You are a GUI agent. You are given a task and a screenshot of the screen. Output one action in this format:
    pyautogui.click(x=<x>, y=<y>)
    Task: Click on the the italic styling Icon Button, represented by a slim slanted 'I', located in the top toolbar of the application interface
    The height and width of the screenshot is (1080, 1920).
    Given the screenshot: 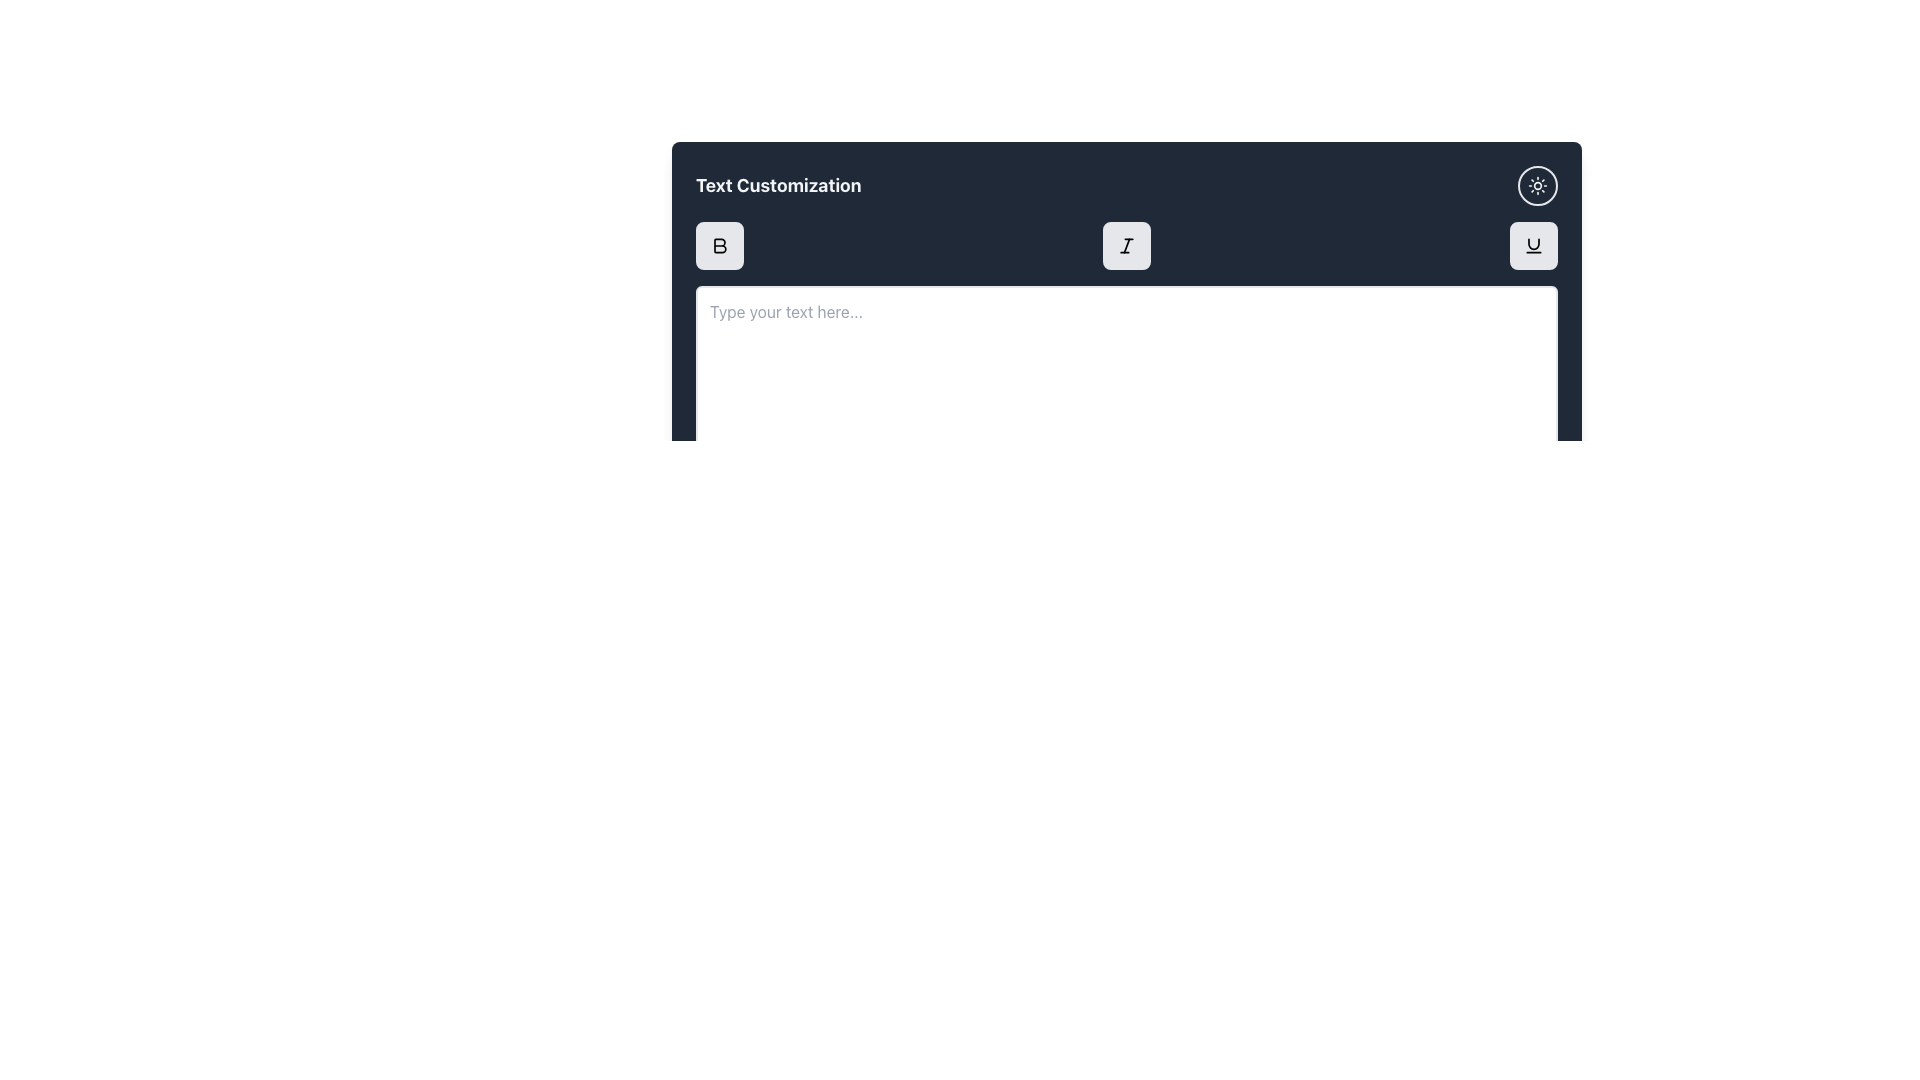 What is the action you would take?
    pyautogui.click(x=1127, y=245)
    